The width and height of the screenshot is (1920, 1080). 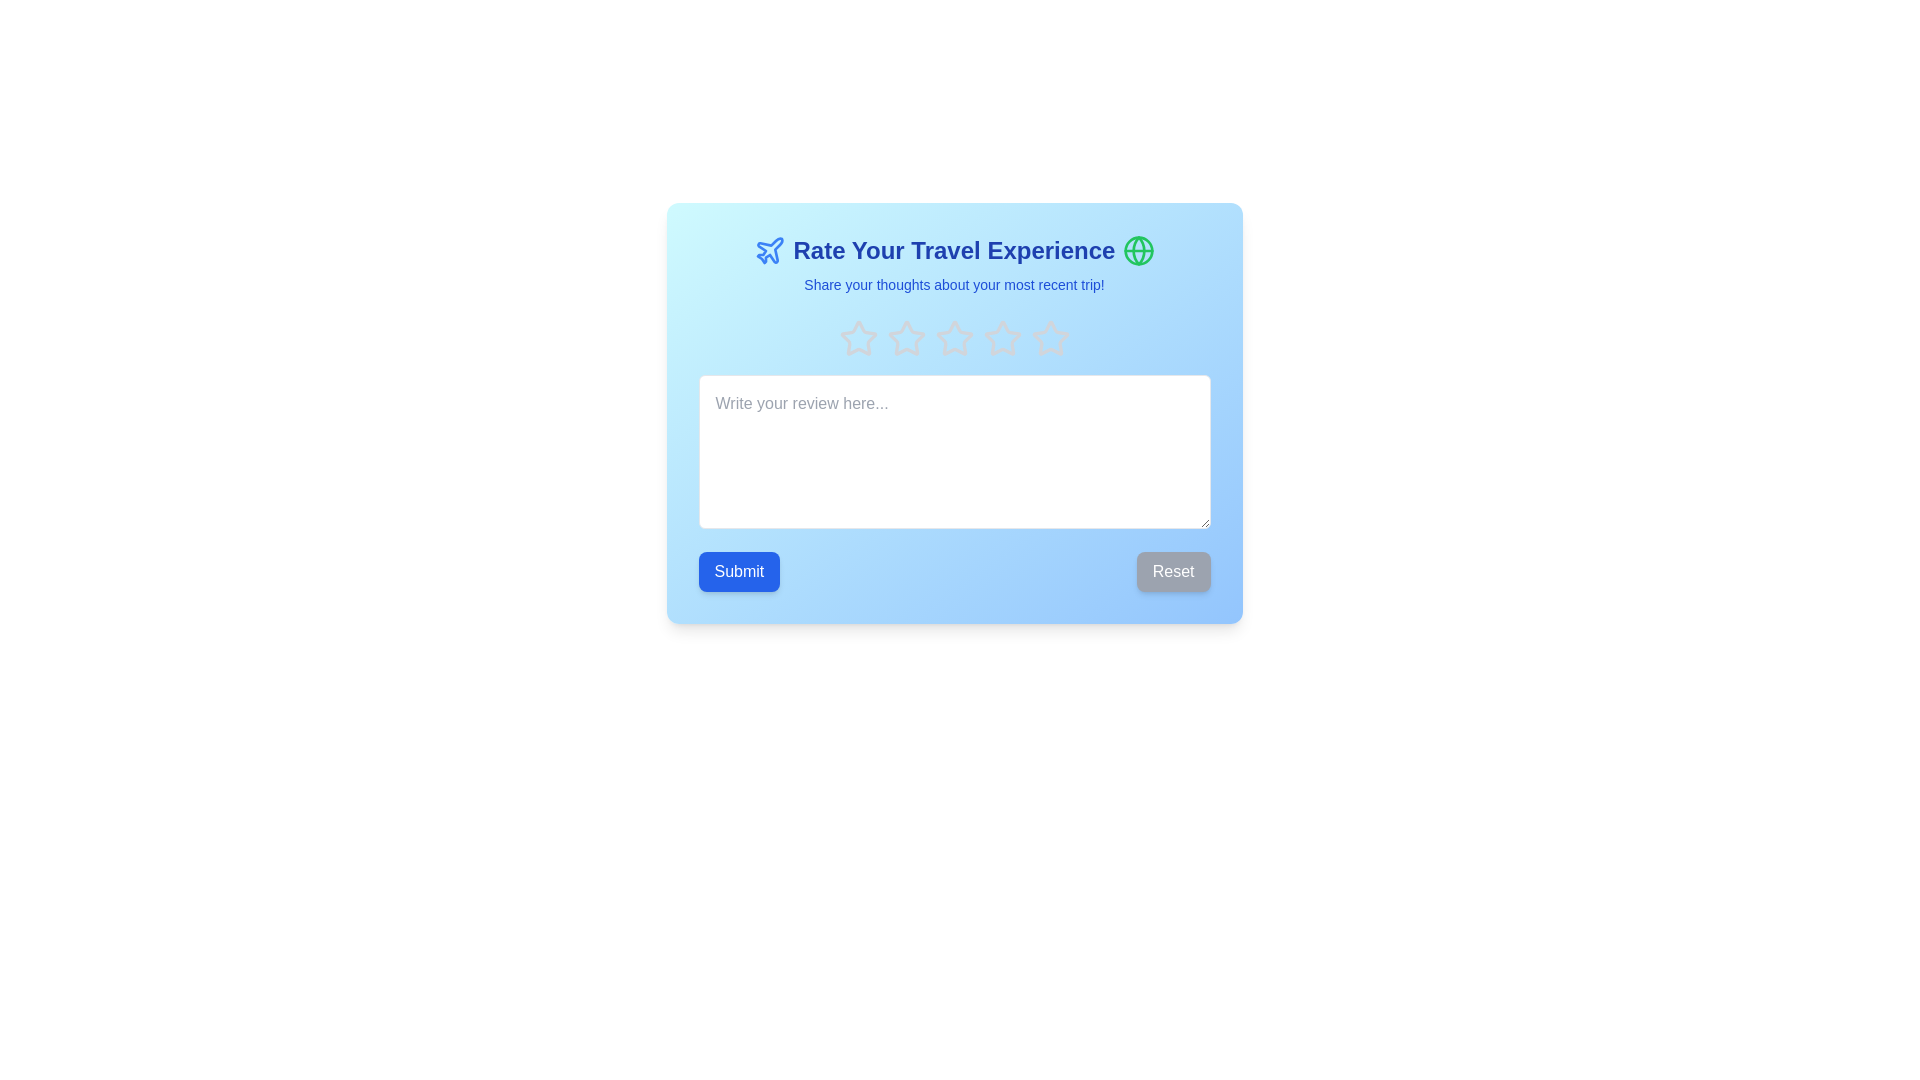 What do you see at coordinates (1139, 249) in the screenshot?
I see `the circular center of the globe icon located on the right side of the 'Rate Your Travel Experience' title area` at bounding box center [1139, 249].